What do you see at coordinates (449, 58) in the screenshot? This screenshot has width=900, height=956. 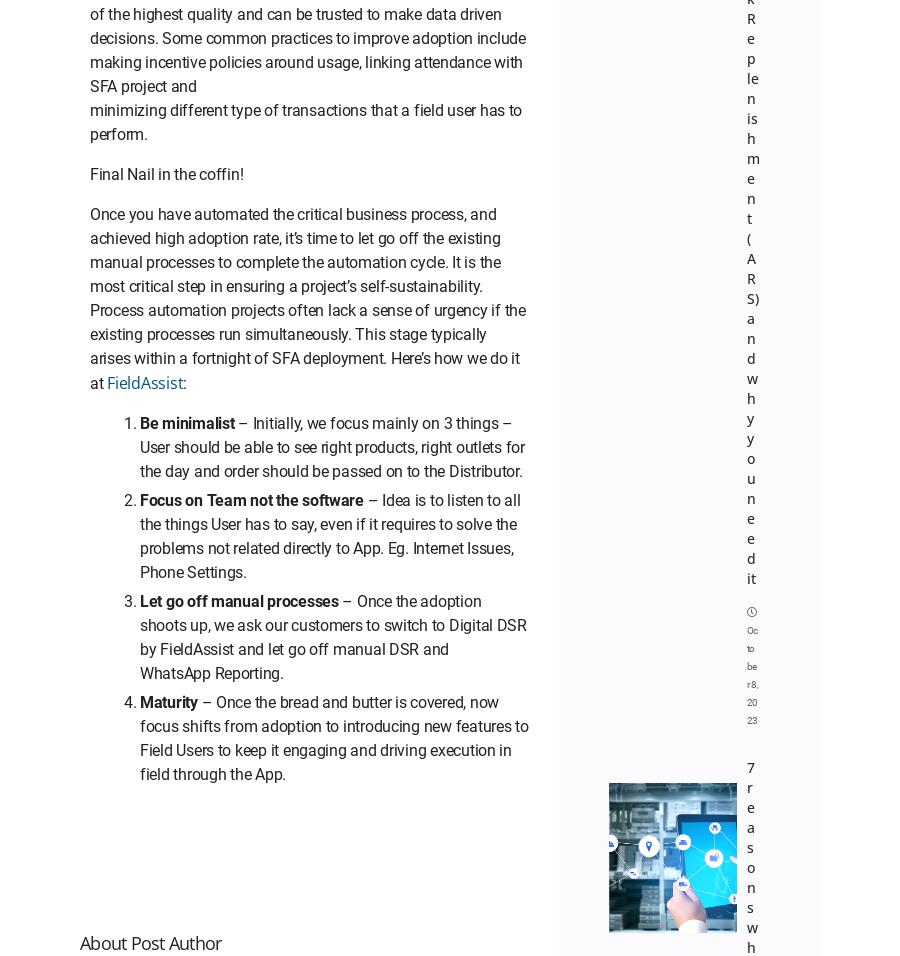 I see `'Contact Us'` at bounding box center [449, 58].